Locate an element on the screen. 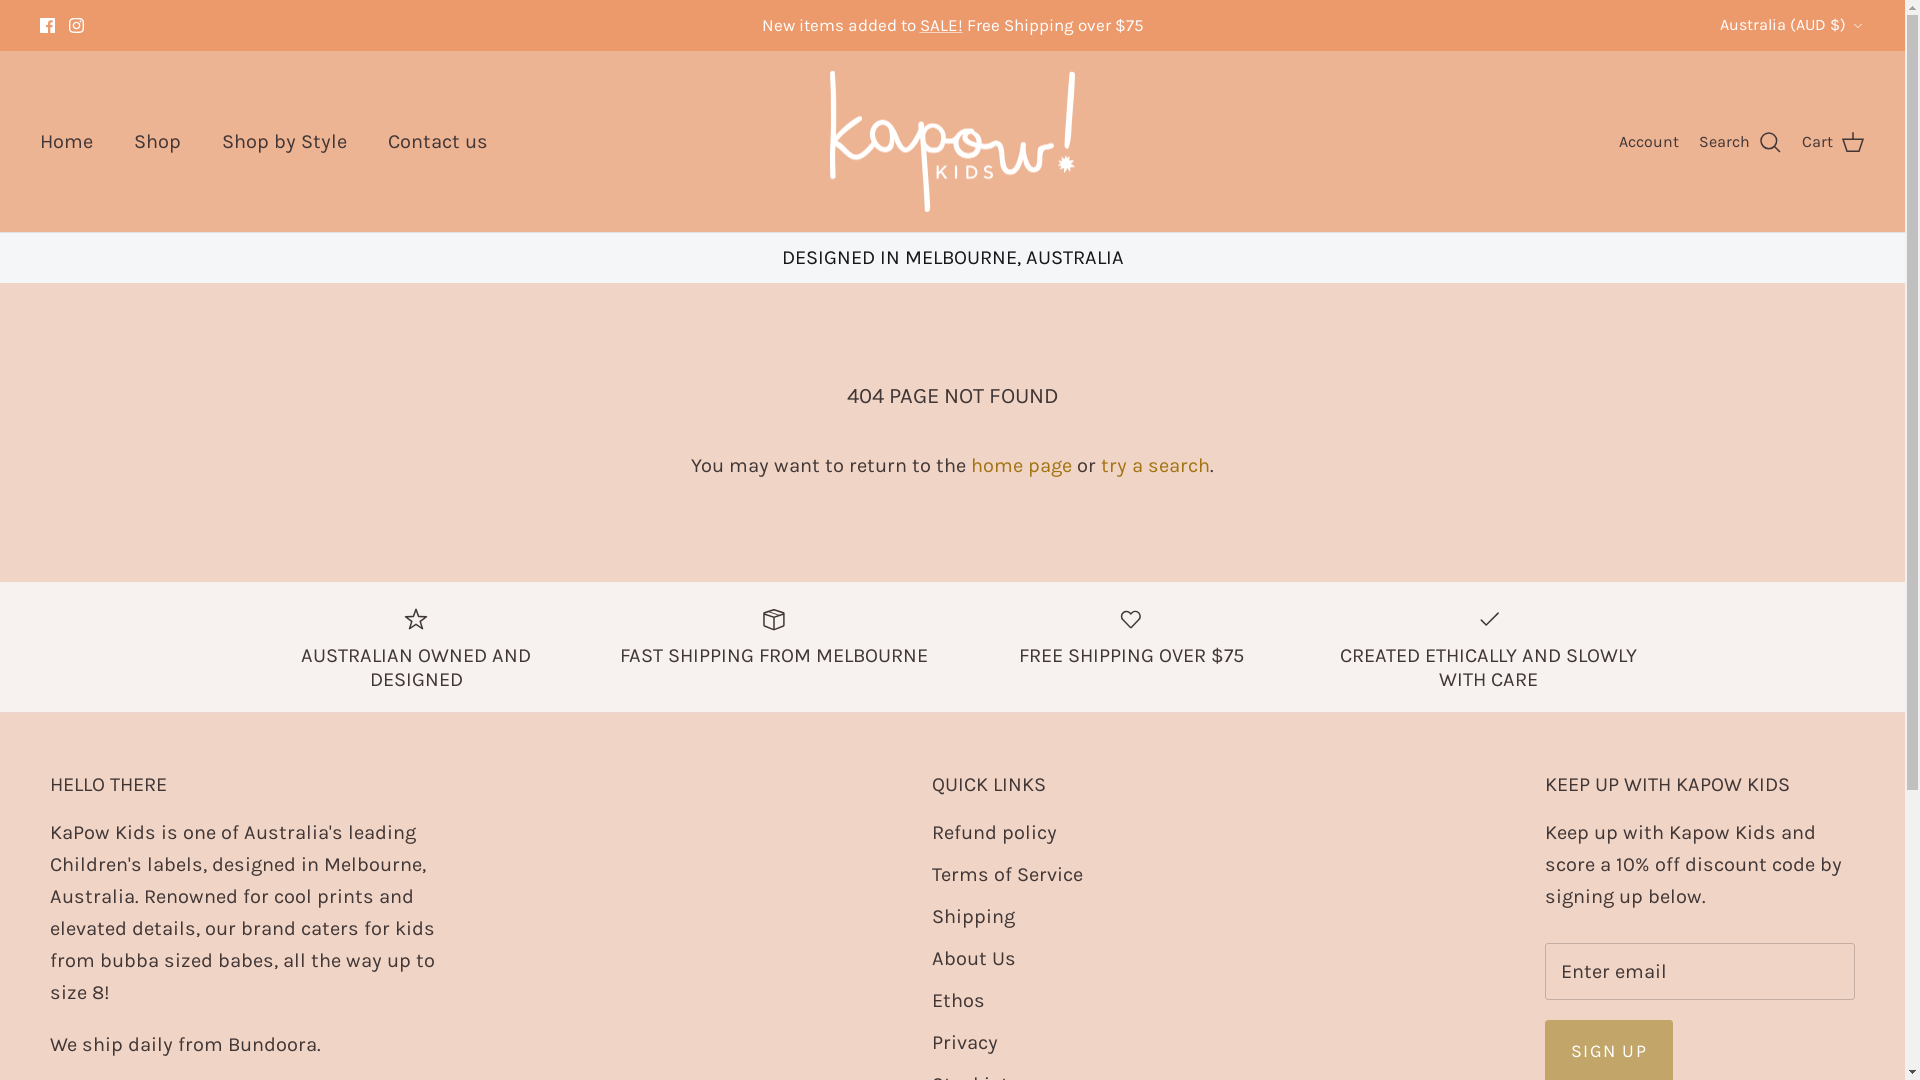 The image size is (1920, 1080). 'SALE!' is located at coordinates (940, 24).